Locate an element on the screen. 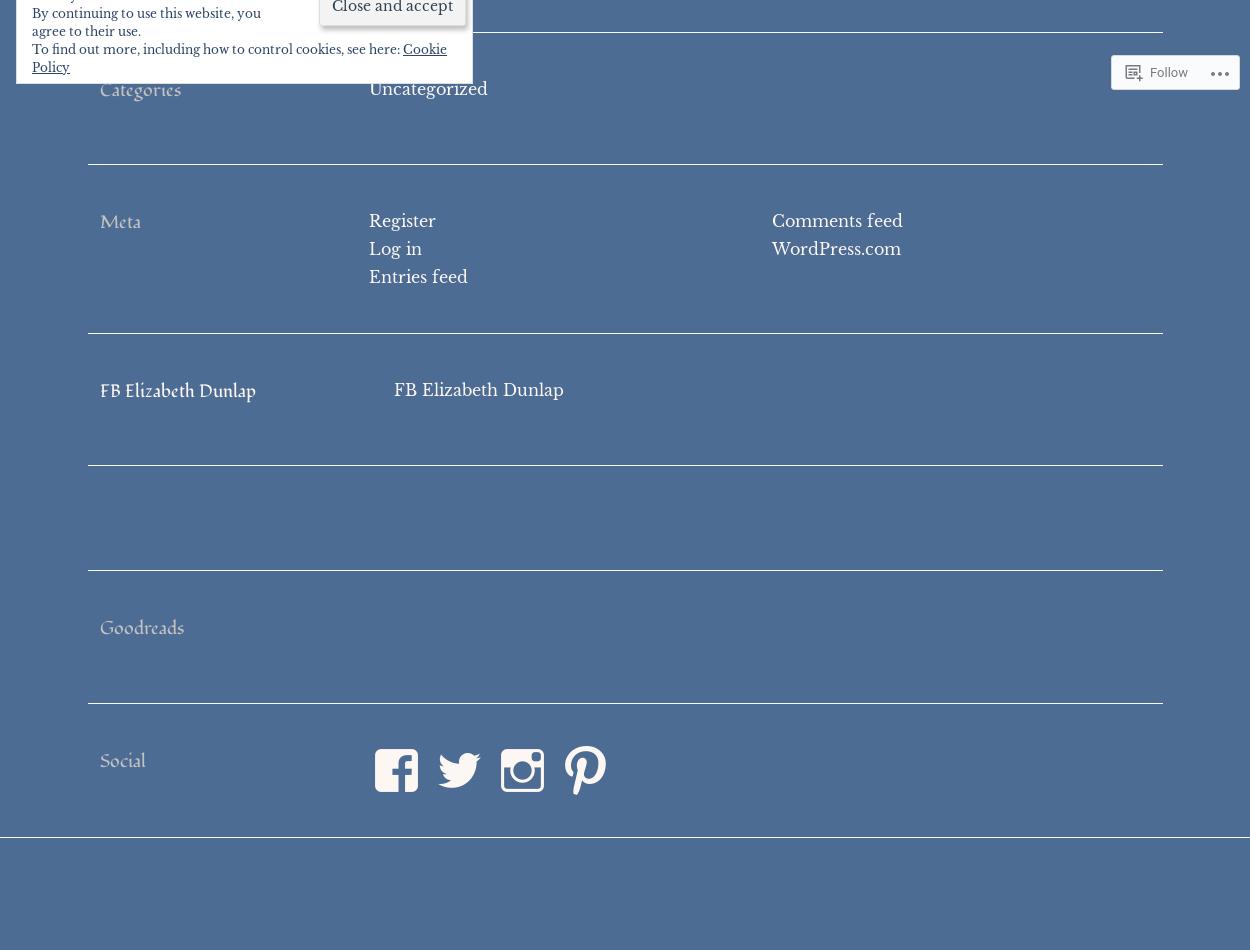 The height and width of the screenshot is (950, 1250). 'Log in' is located at coordinates (394, 247).